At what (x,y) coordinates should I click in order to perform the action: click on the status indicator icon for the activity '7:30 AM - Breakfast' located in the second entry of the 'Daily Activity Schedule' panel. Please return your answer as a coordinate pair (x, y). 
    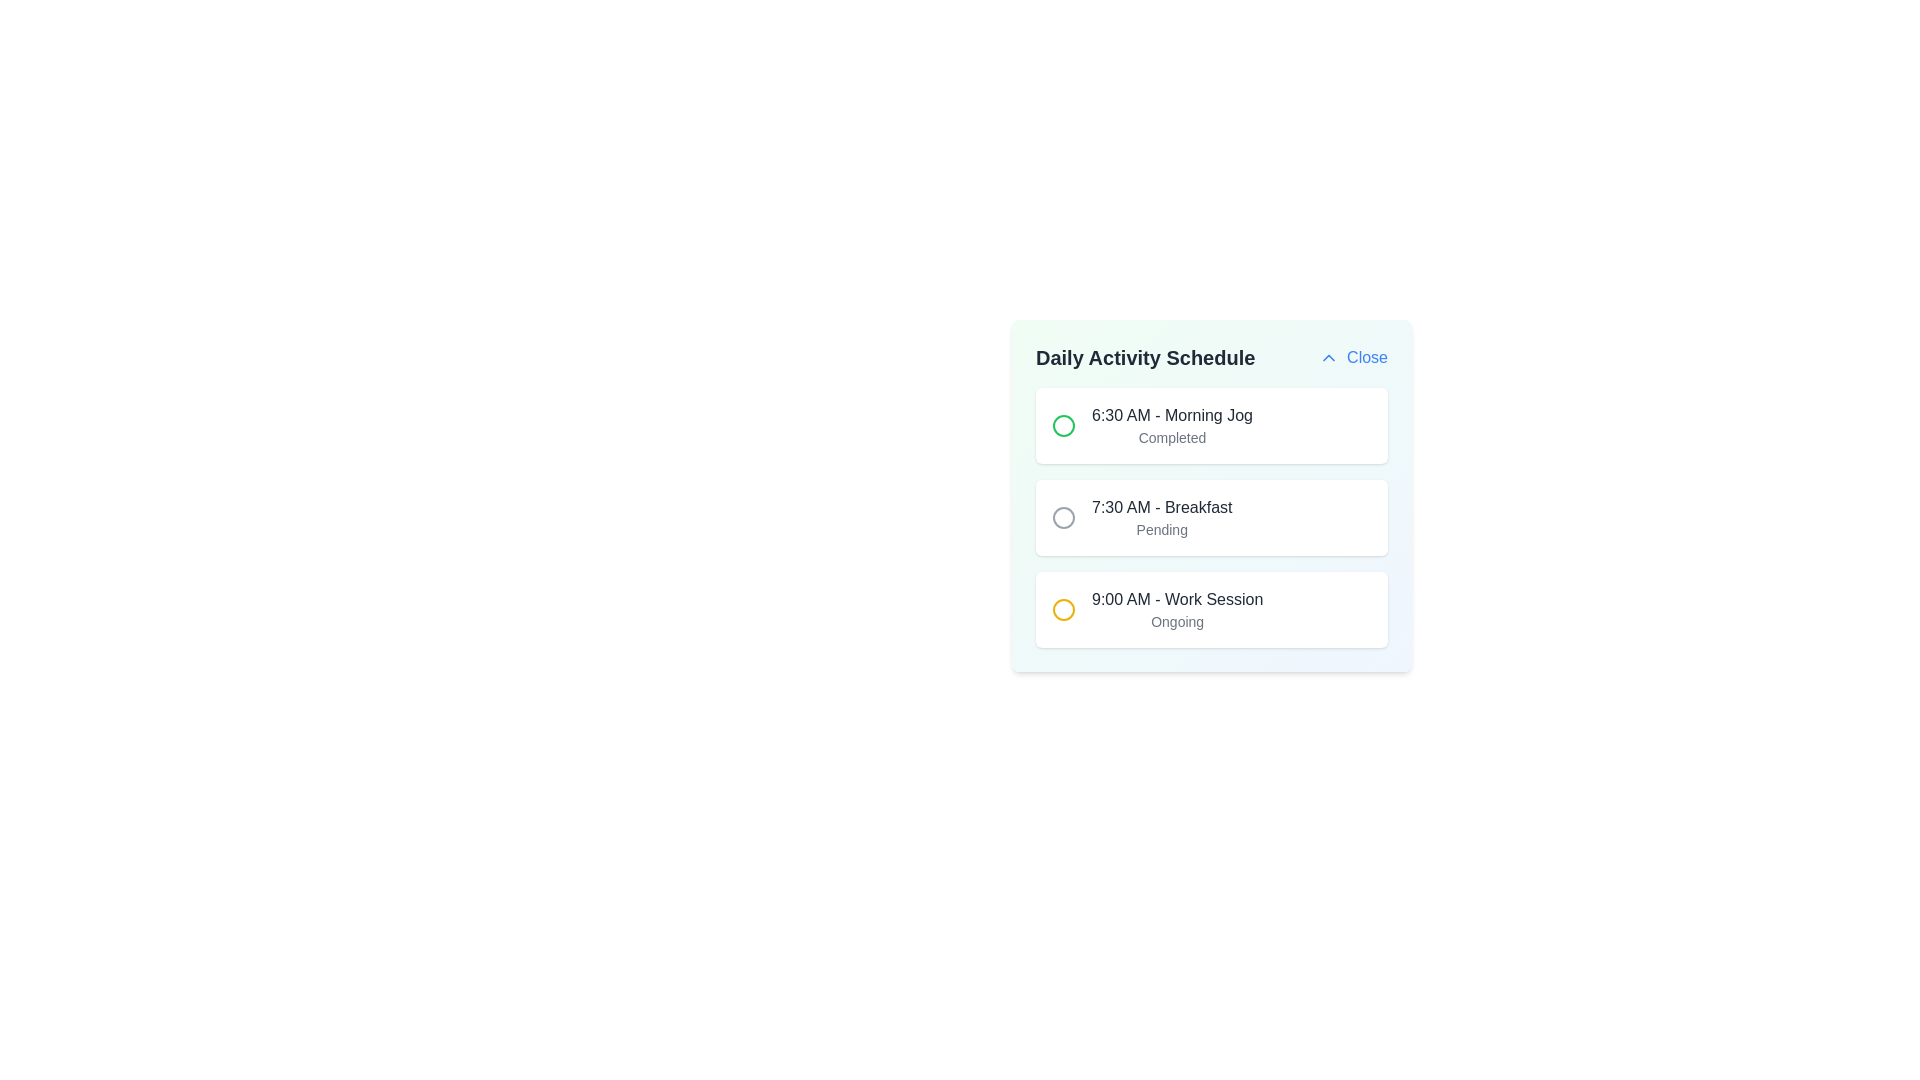
    Looking at the image, I should click on (1063, 516).